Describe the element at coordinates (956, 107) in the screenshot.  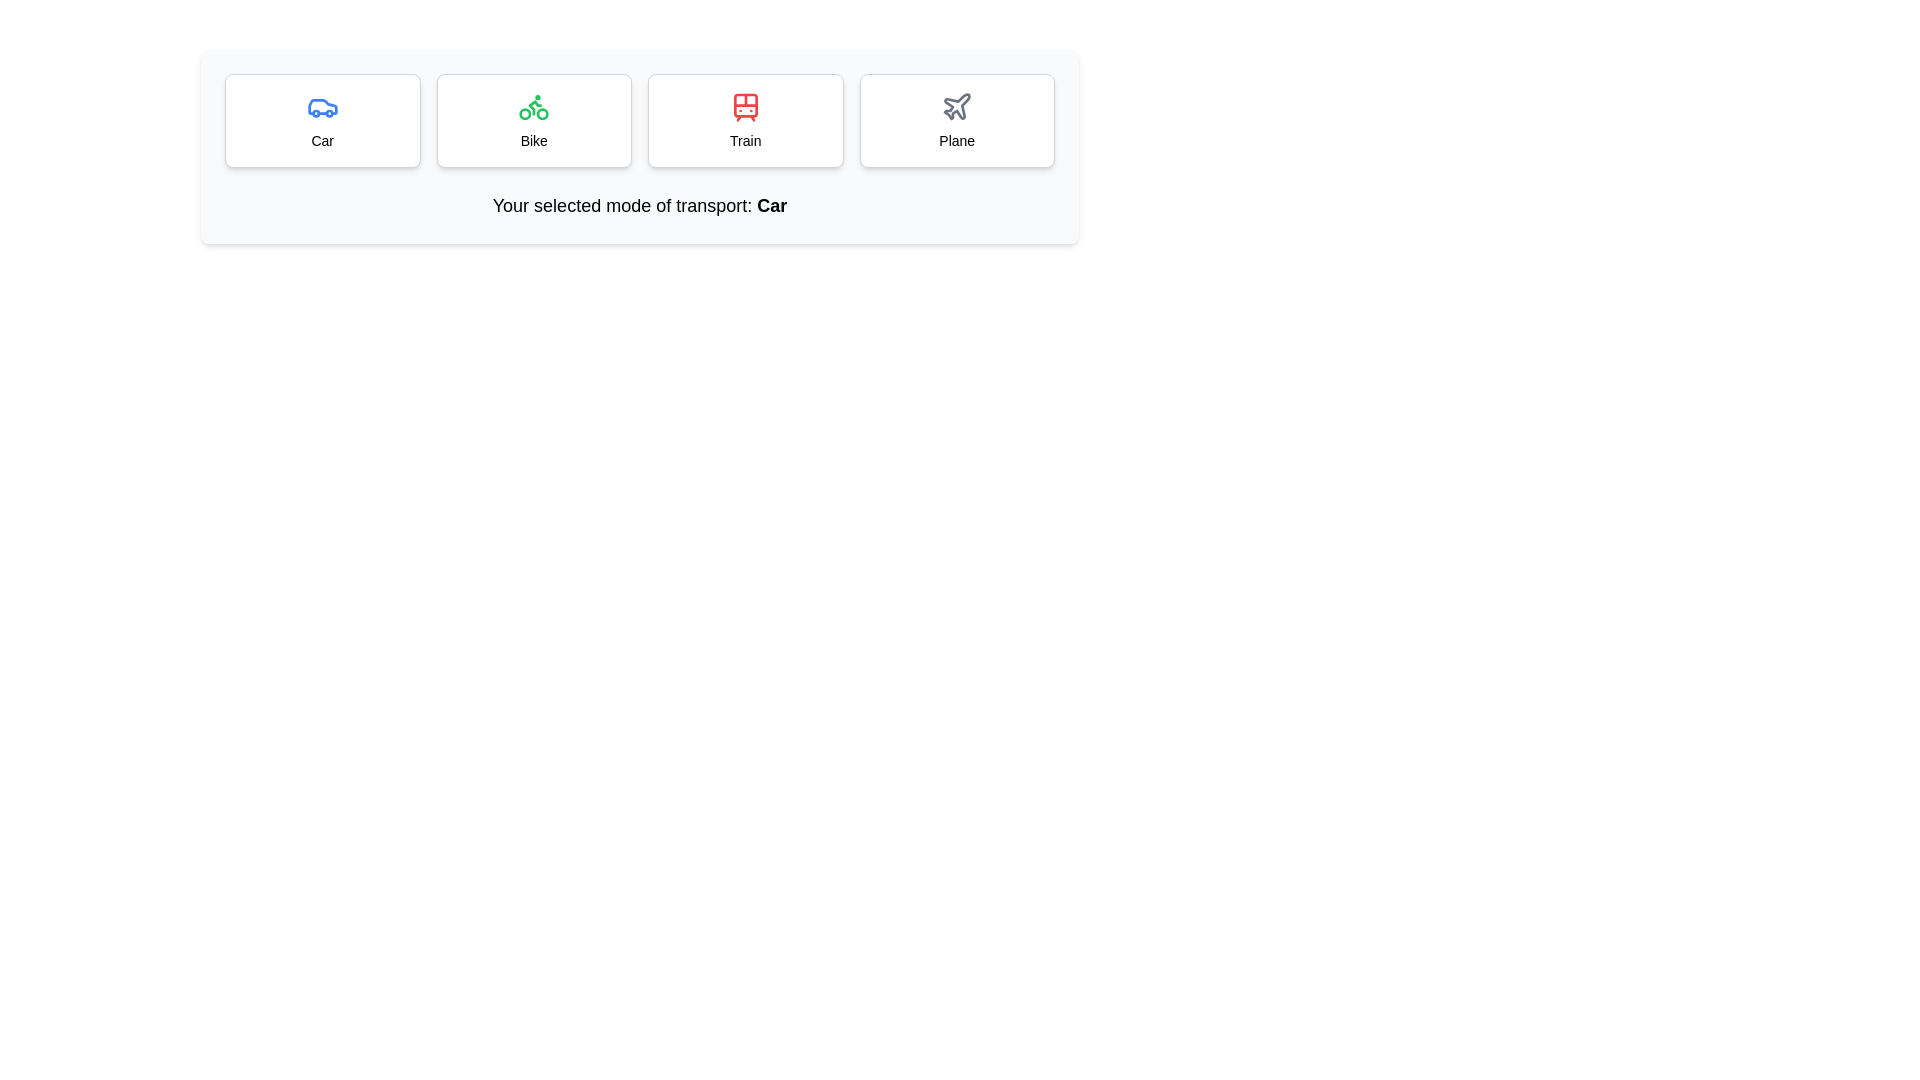
I see `the airplane icon representing the 'Plane' option in the transport selection interface` at that location.